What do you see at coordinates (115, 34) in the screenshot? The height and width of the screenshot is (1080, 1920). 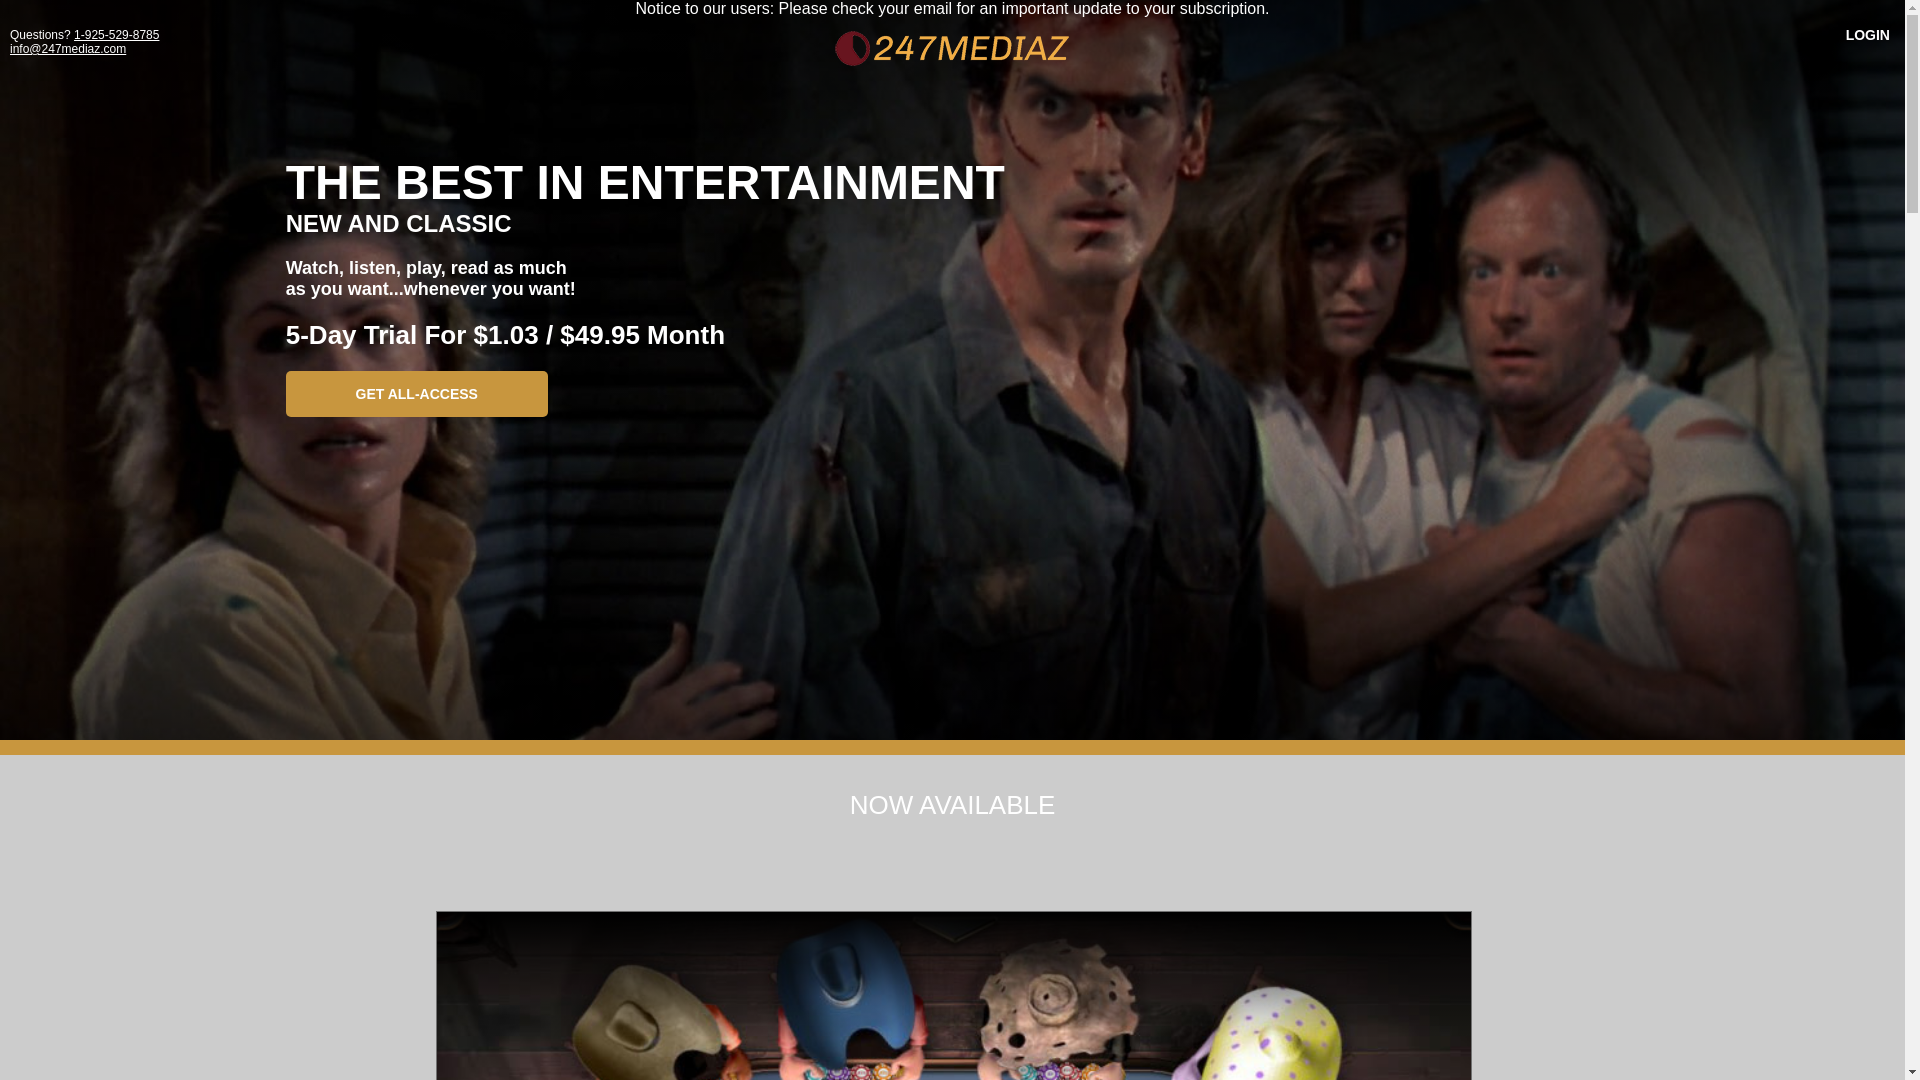 I see `'1-925-529-8785'` at bounding box center [115, 34].